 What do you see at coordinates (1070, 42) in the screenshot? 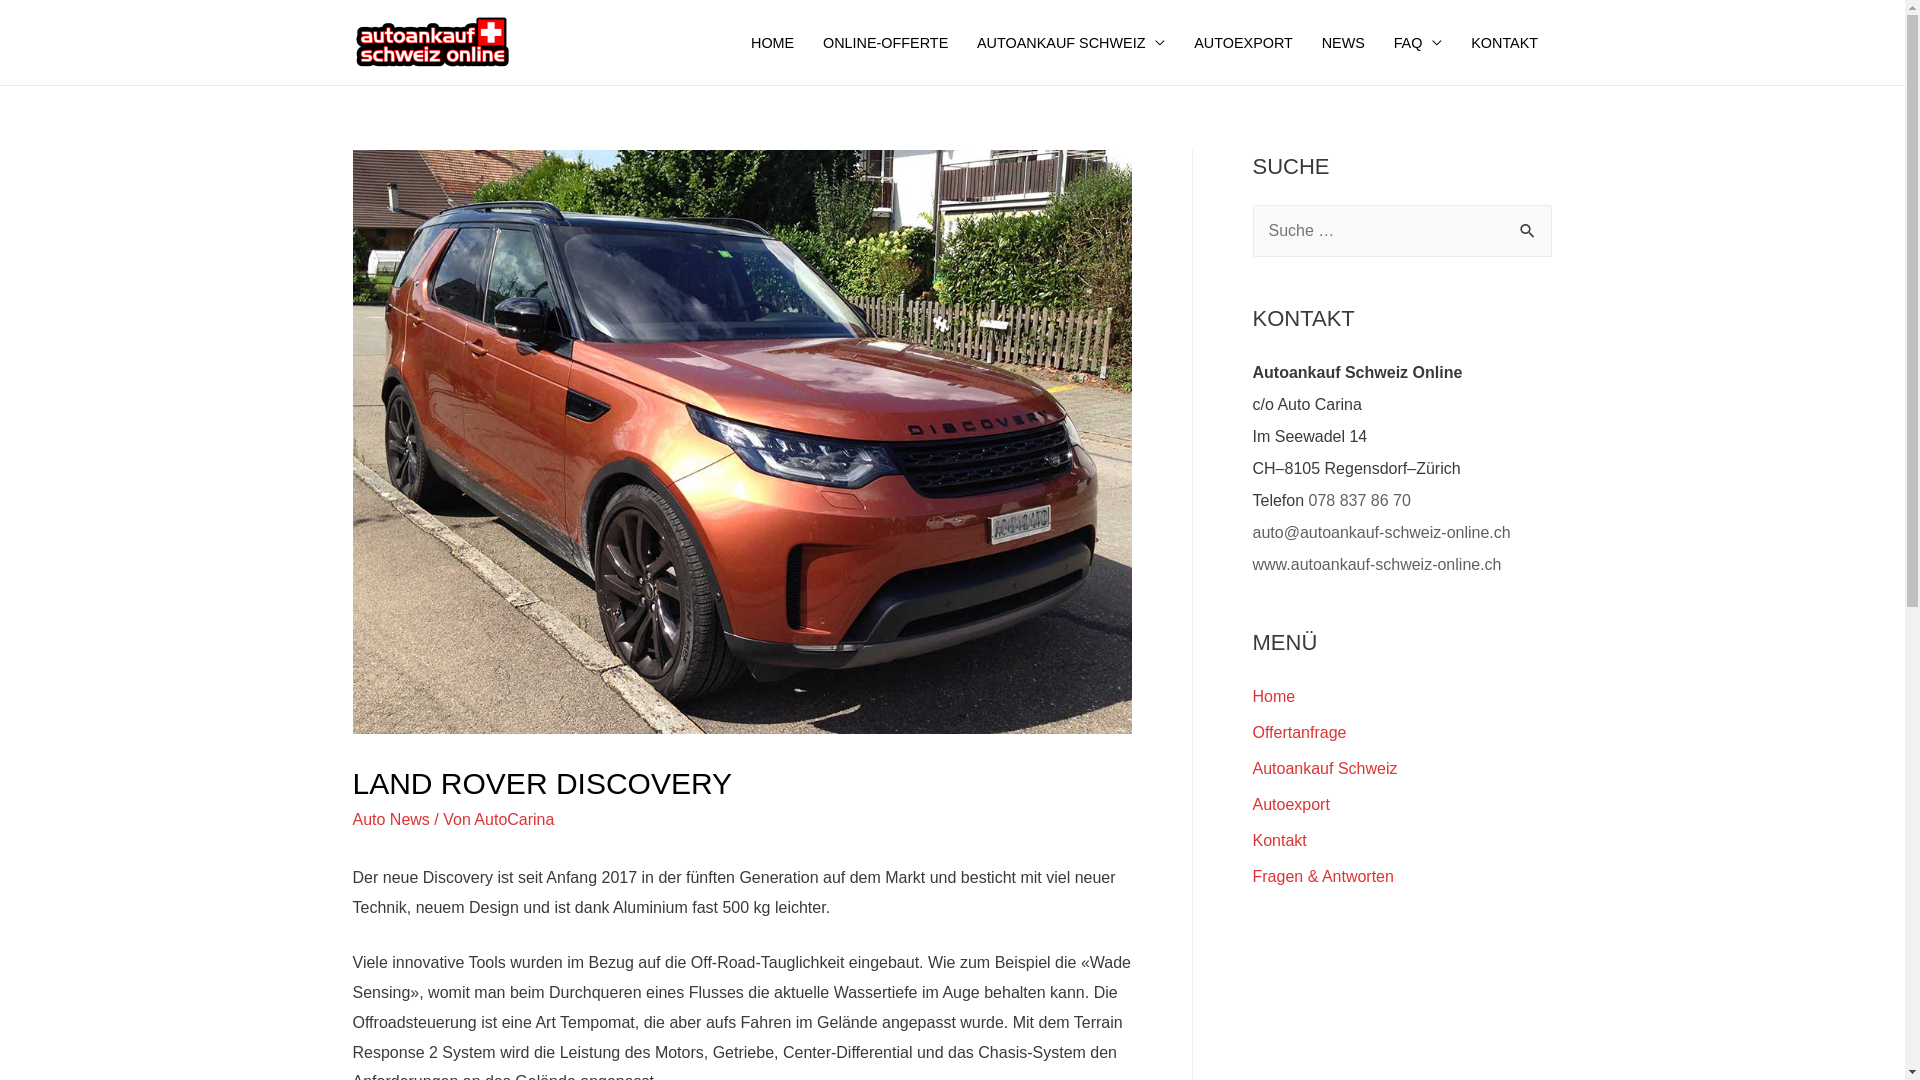
I see `'AUTOANKAUF SCHWEIZ'` at bounding box center [1070, 42].